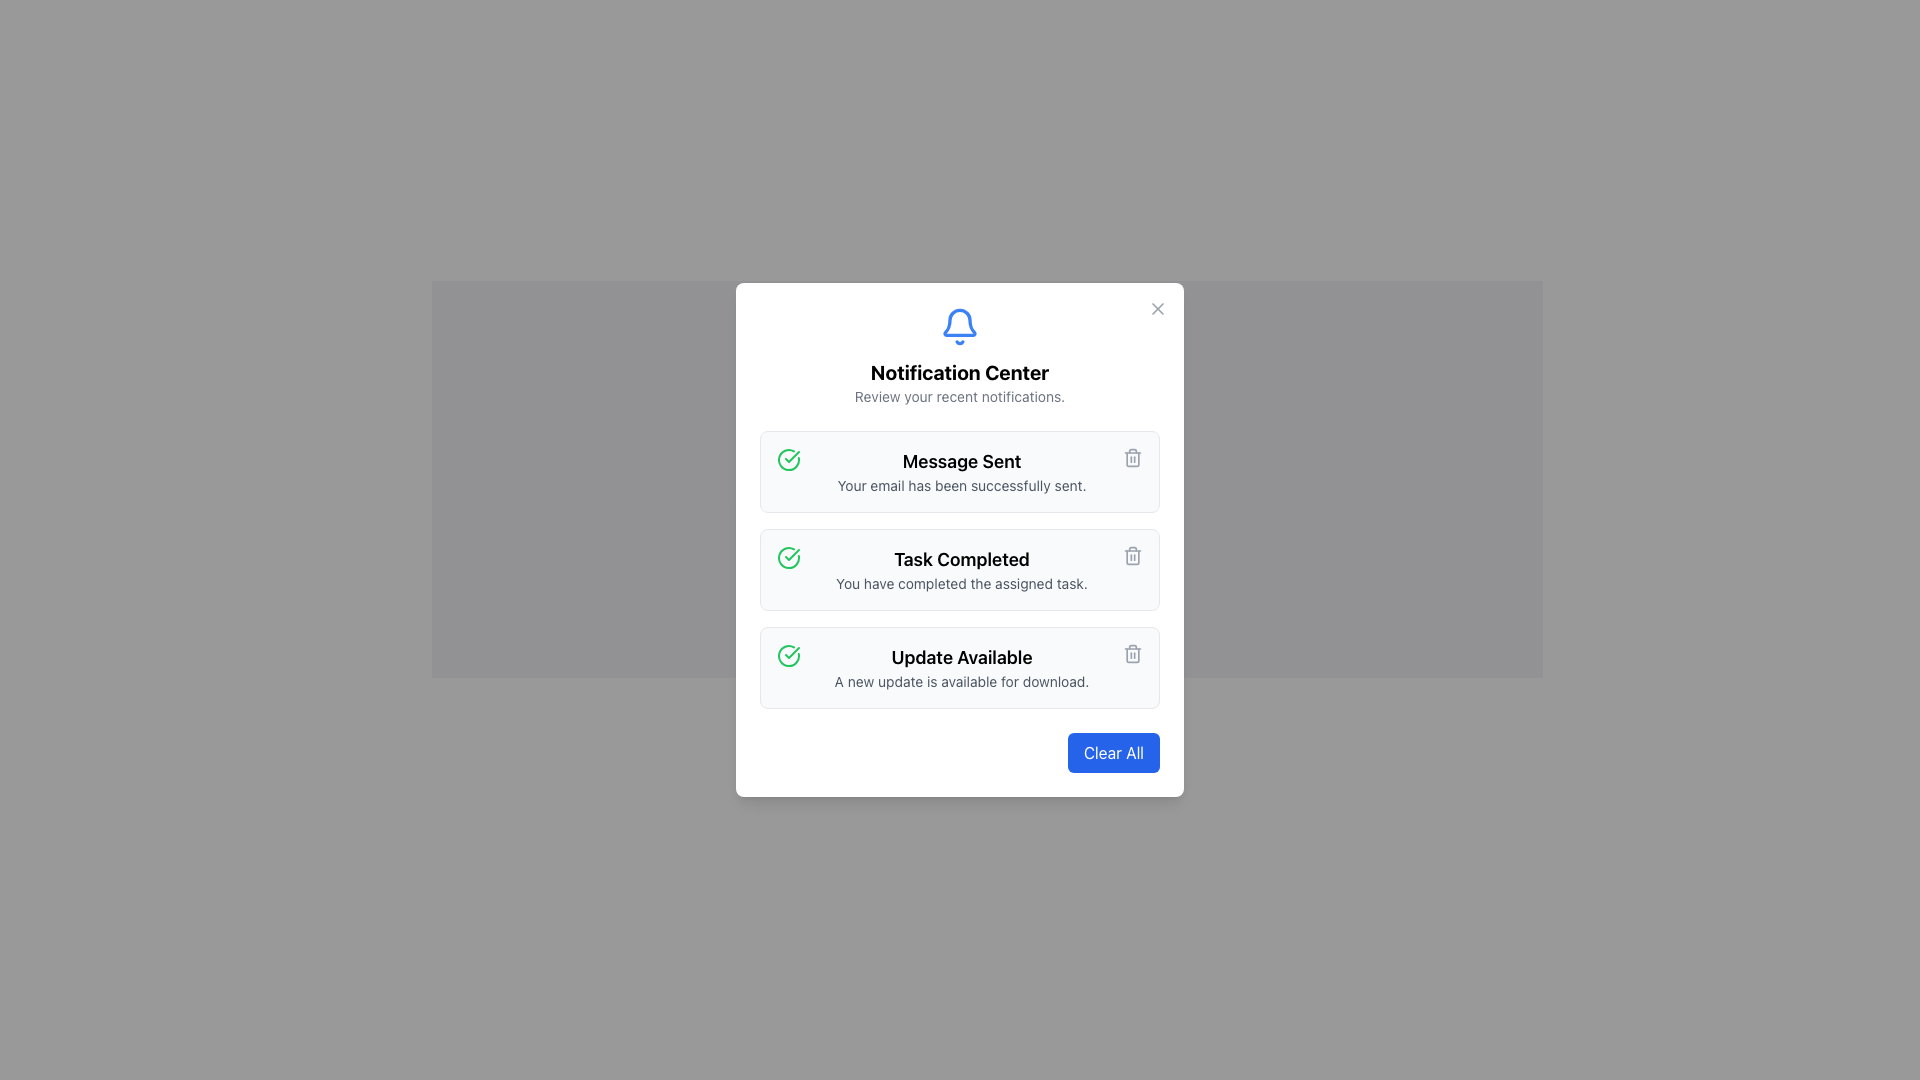 The height and width of the screenshot is (1080, 1920). I want to click on the circular checkmark icon representing success next to the text 'Message Sent' in the first notification entry of the notification pop-up, so click(787, 655).